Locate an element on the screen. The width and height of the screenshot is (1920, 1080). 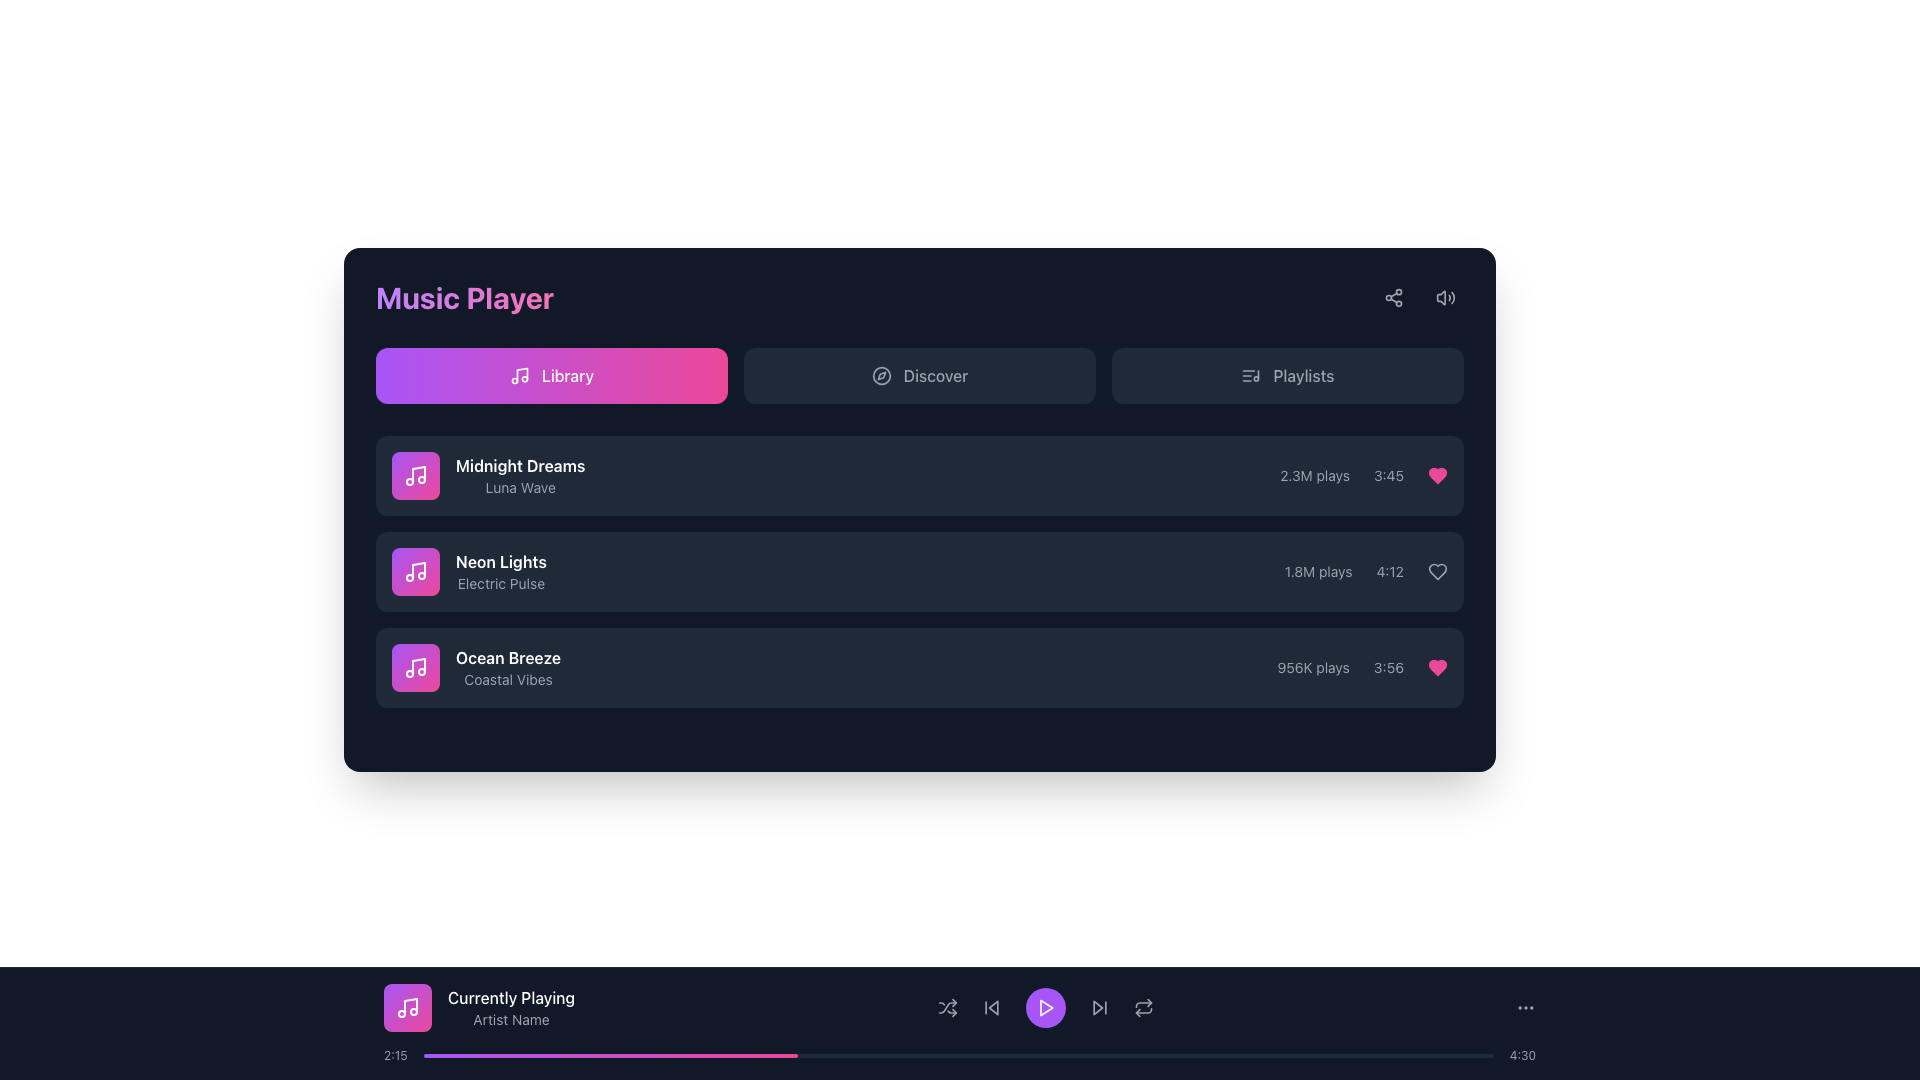
the backward arrow button in the music player control bar to skip to the previous track is located at coordinates (991, 1007).